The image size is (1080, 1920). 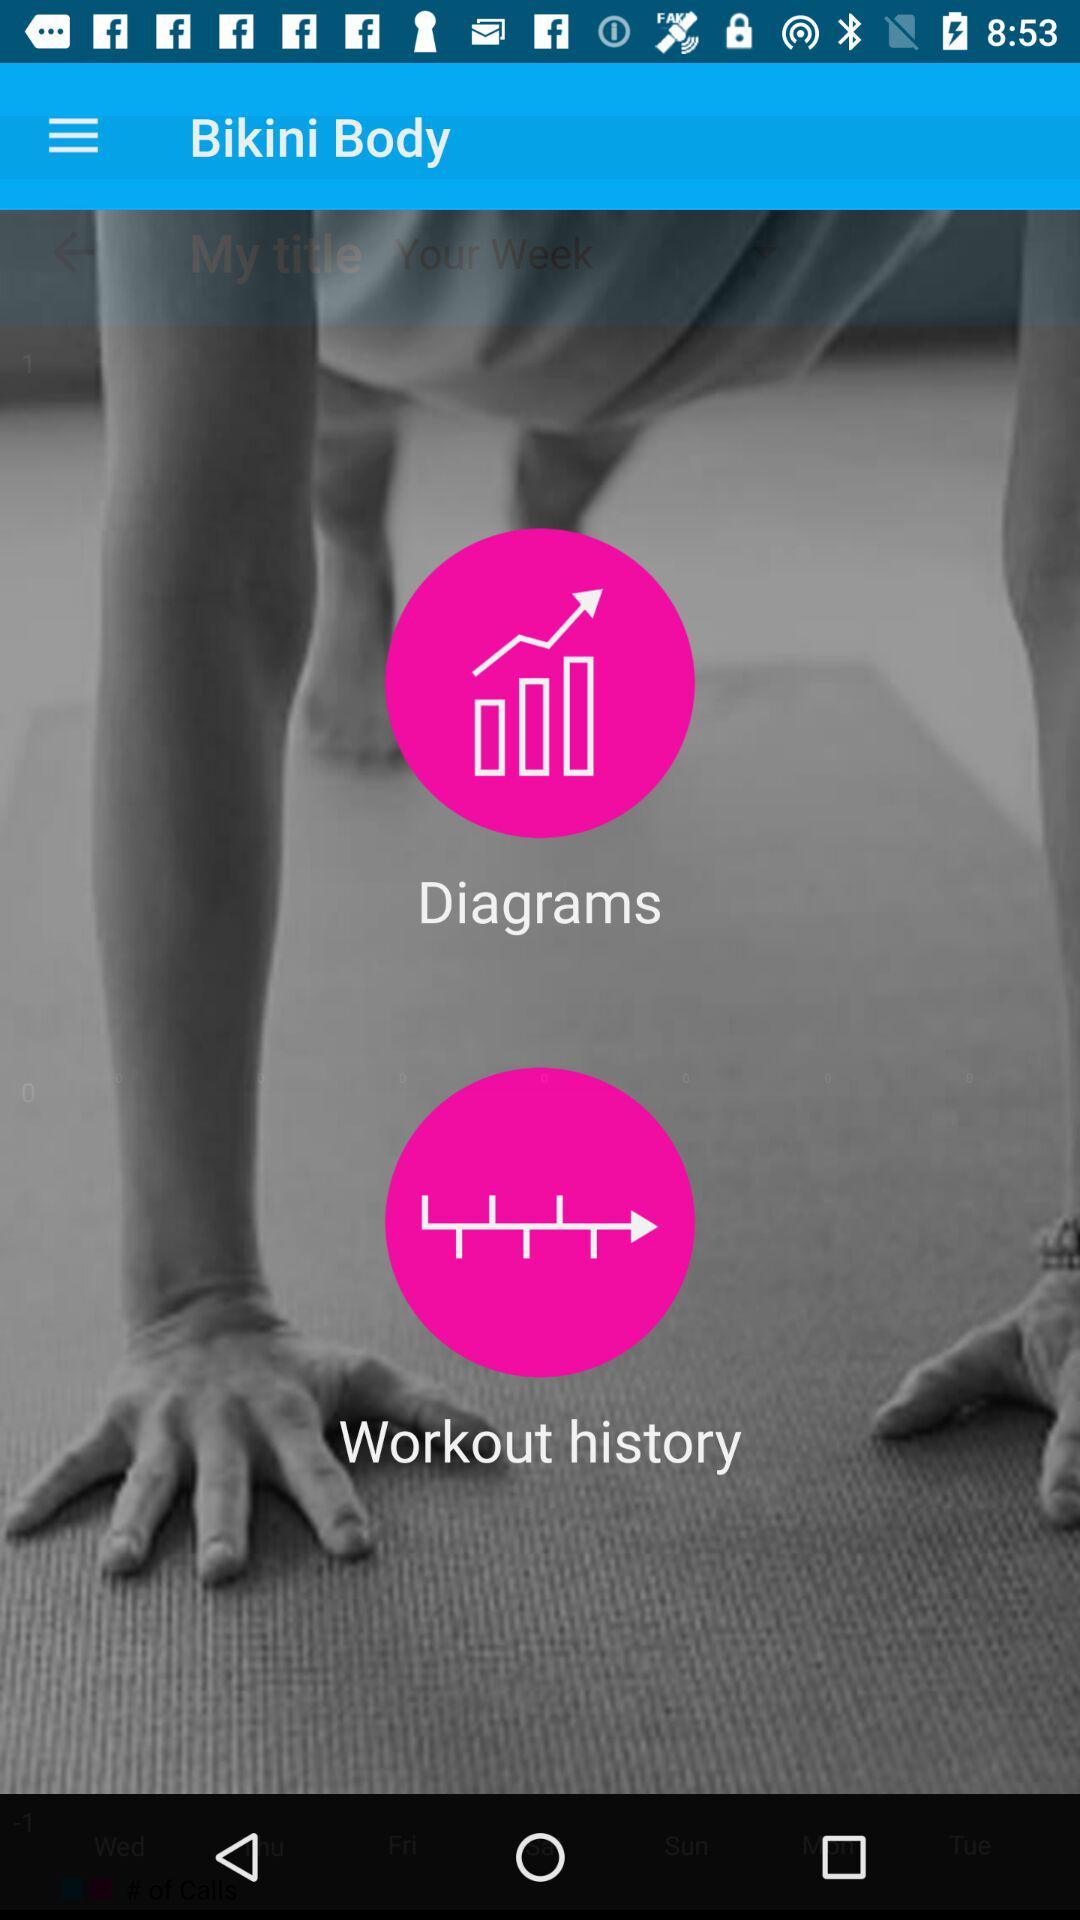 What do you see at coordinates (540, 1221) in the screenshot?
I see `workout history` at bounding box center [540, 1221].